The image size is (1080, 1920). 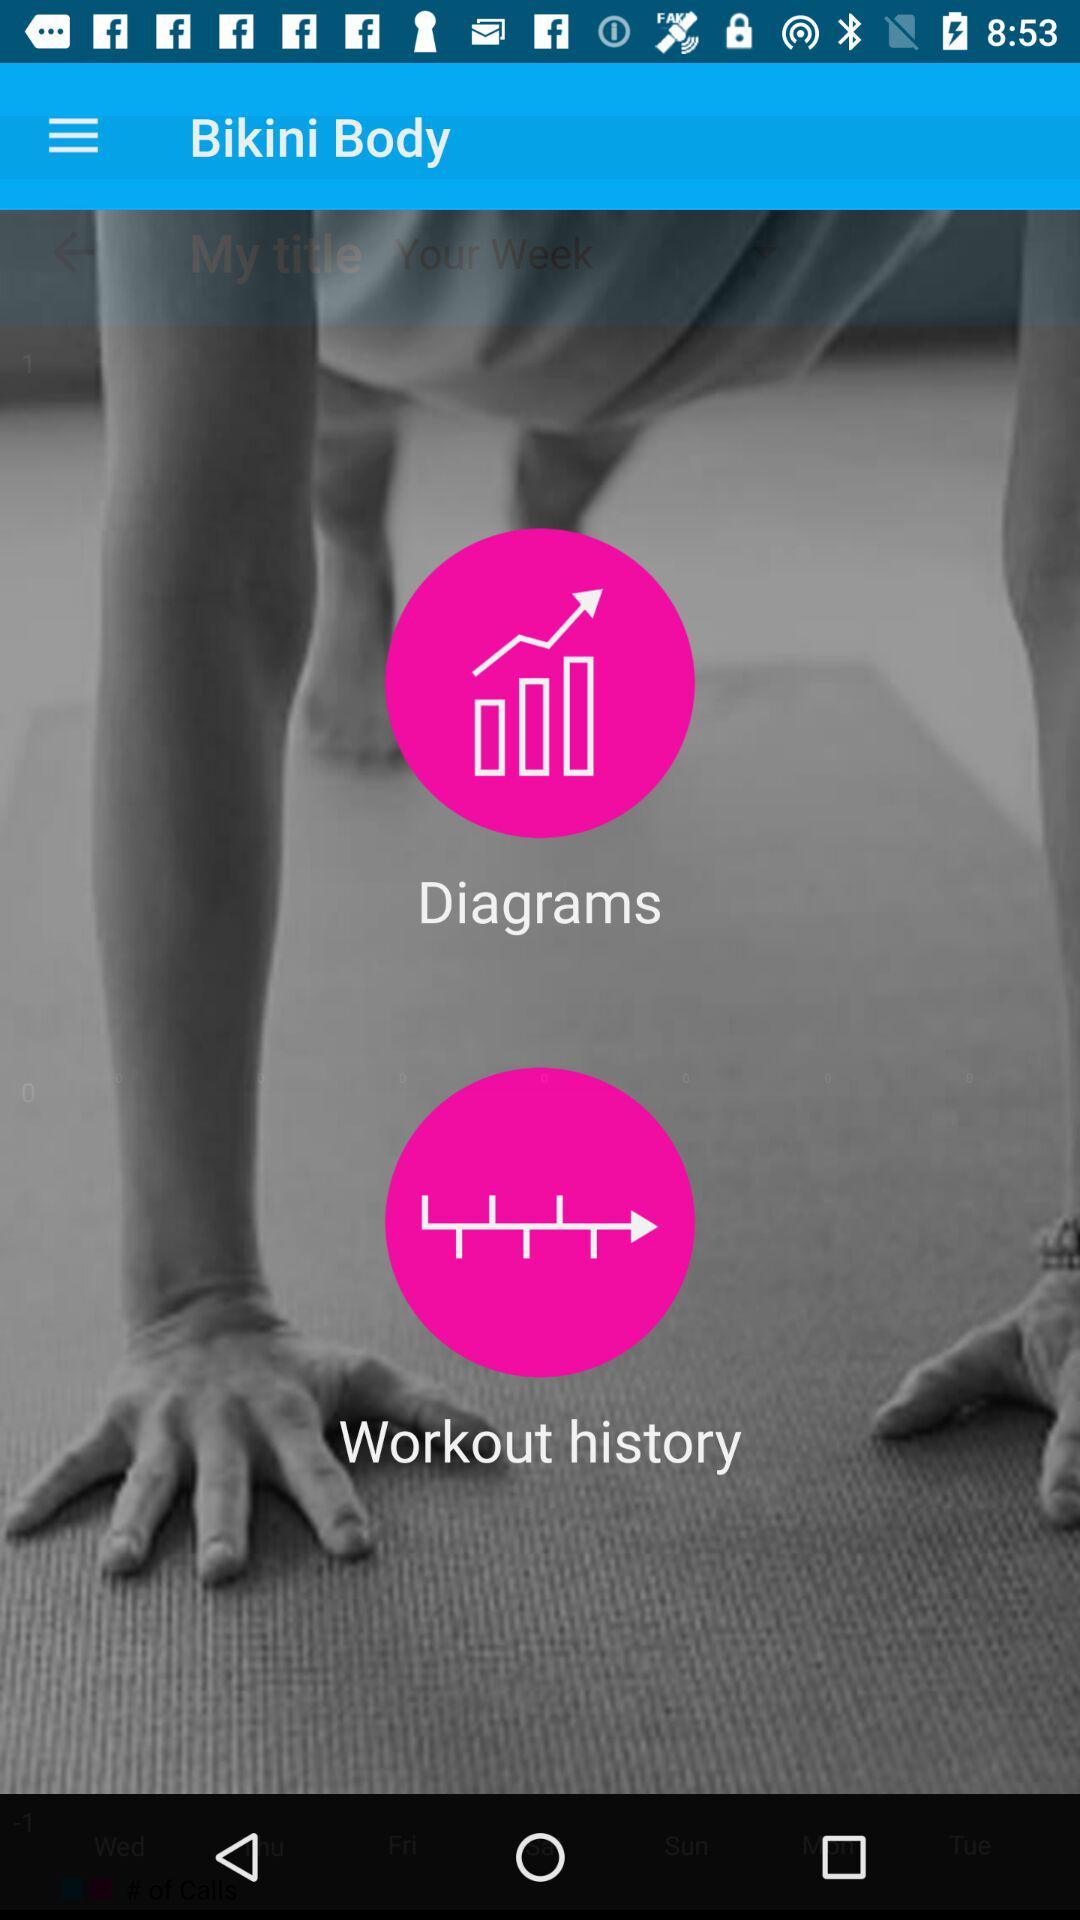 What do you see at coordinates (540, 1221) in the screenshot?
I see `workout history` at bounding box center [540, 1221].